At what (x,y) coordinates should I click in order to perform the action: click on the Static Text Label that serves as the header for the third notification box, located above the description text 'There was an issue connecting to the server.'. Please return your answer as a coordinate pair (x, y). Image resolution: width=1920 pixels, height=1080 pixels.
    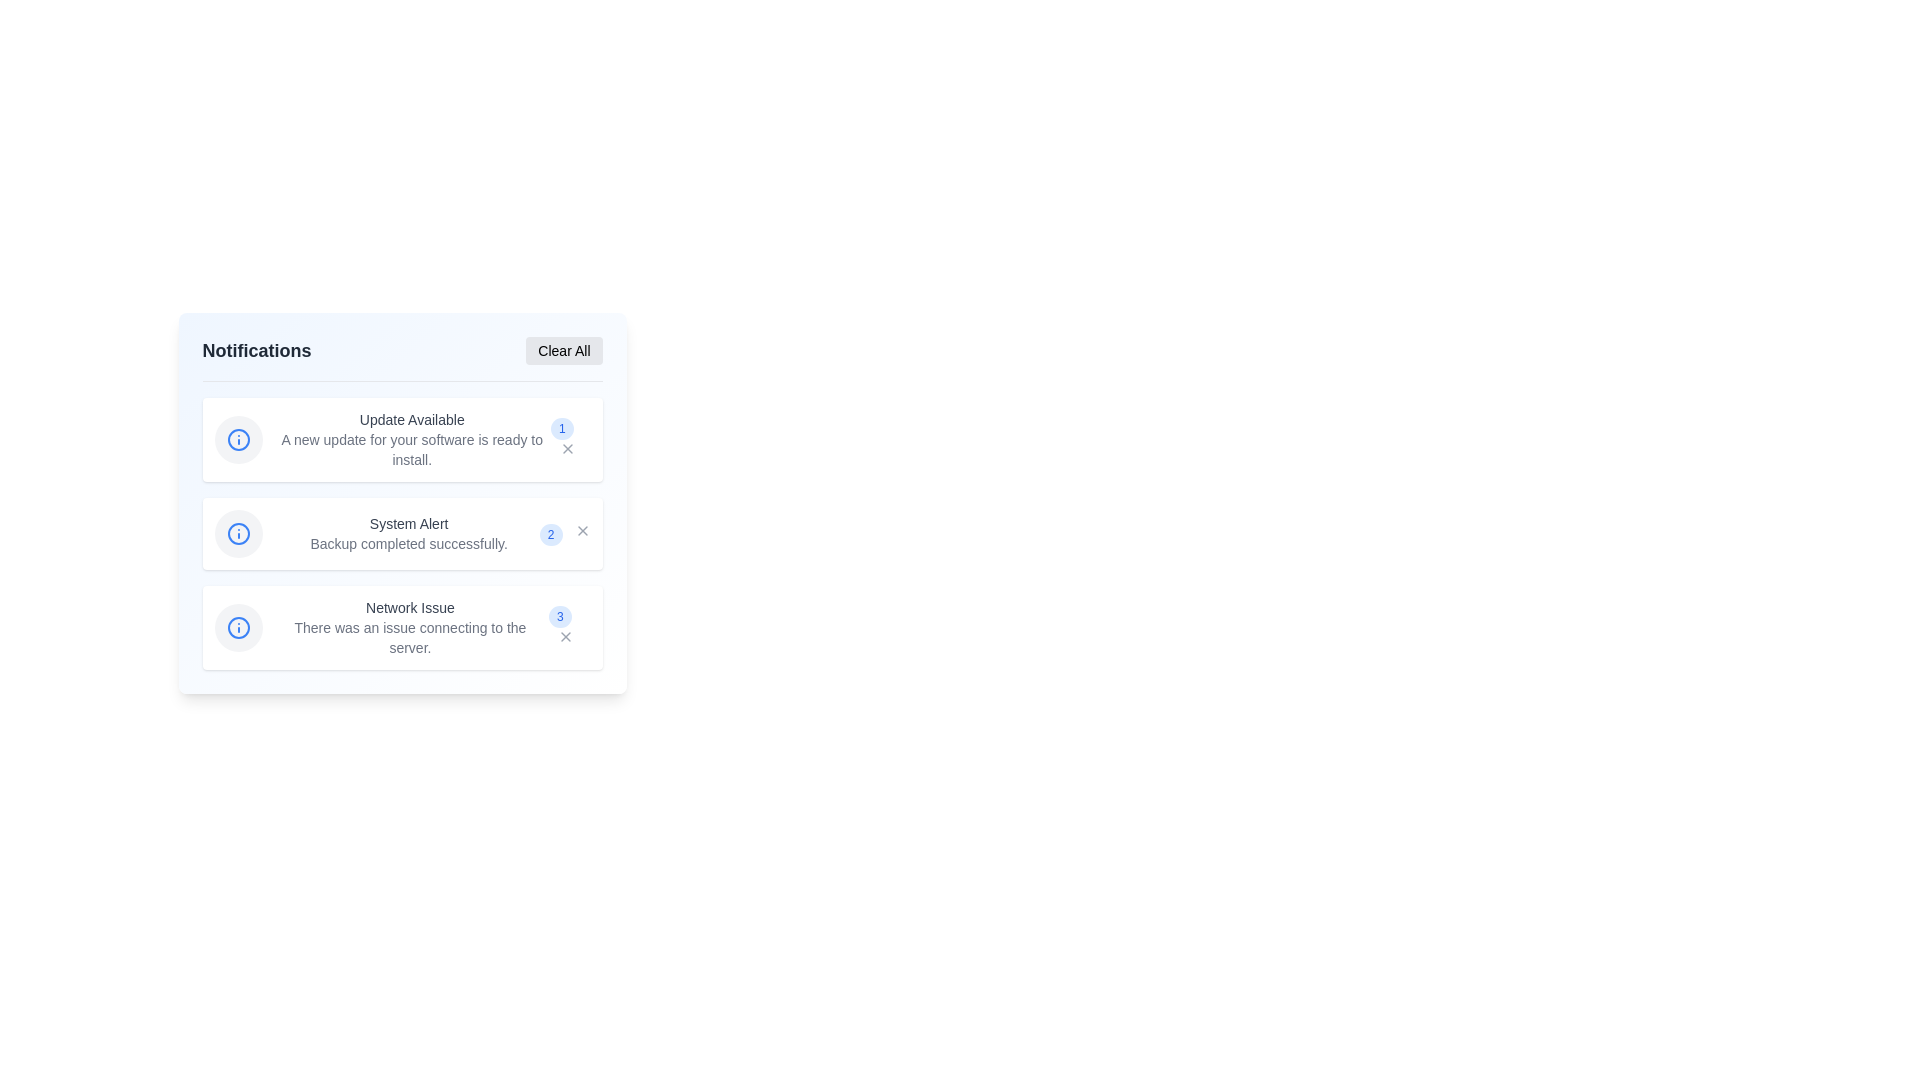
    Looking at the image, I should click on (409, 607).